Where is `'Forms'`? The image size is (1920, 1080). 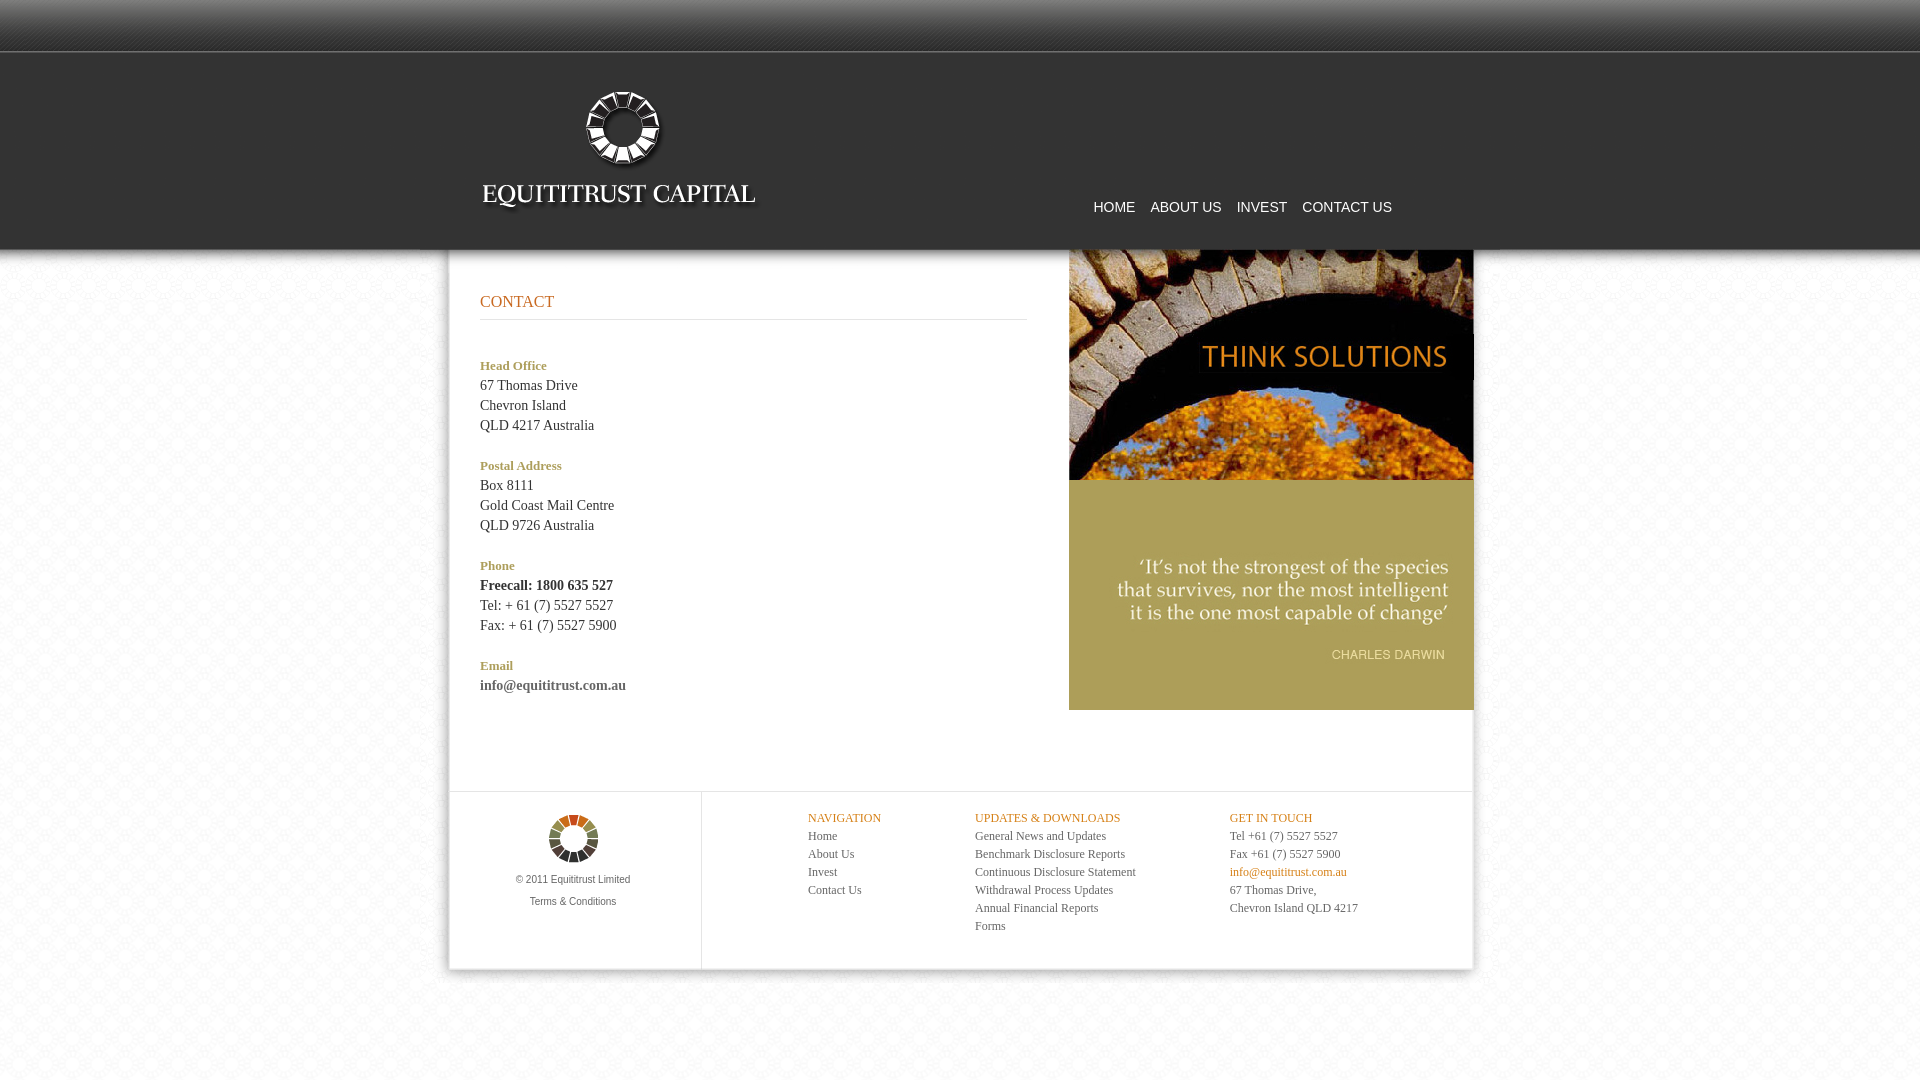 'Forms' is located at coordinates (990, 925).